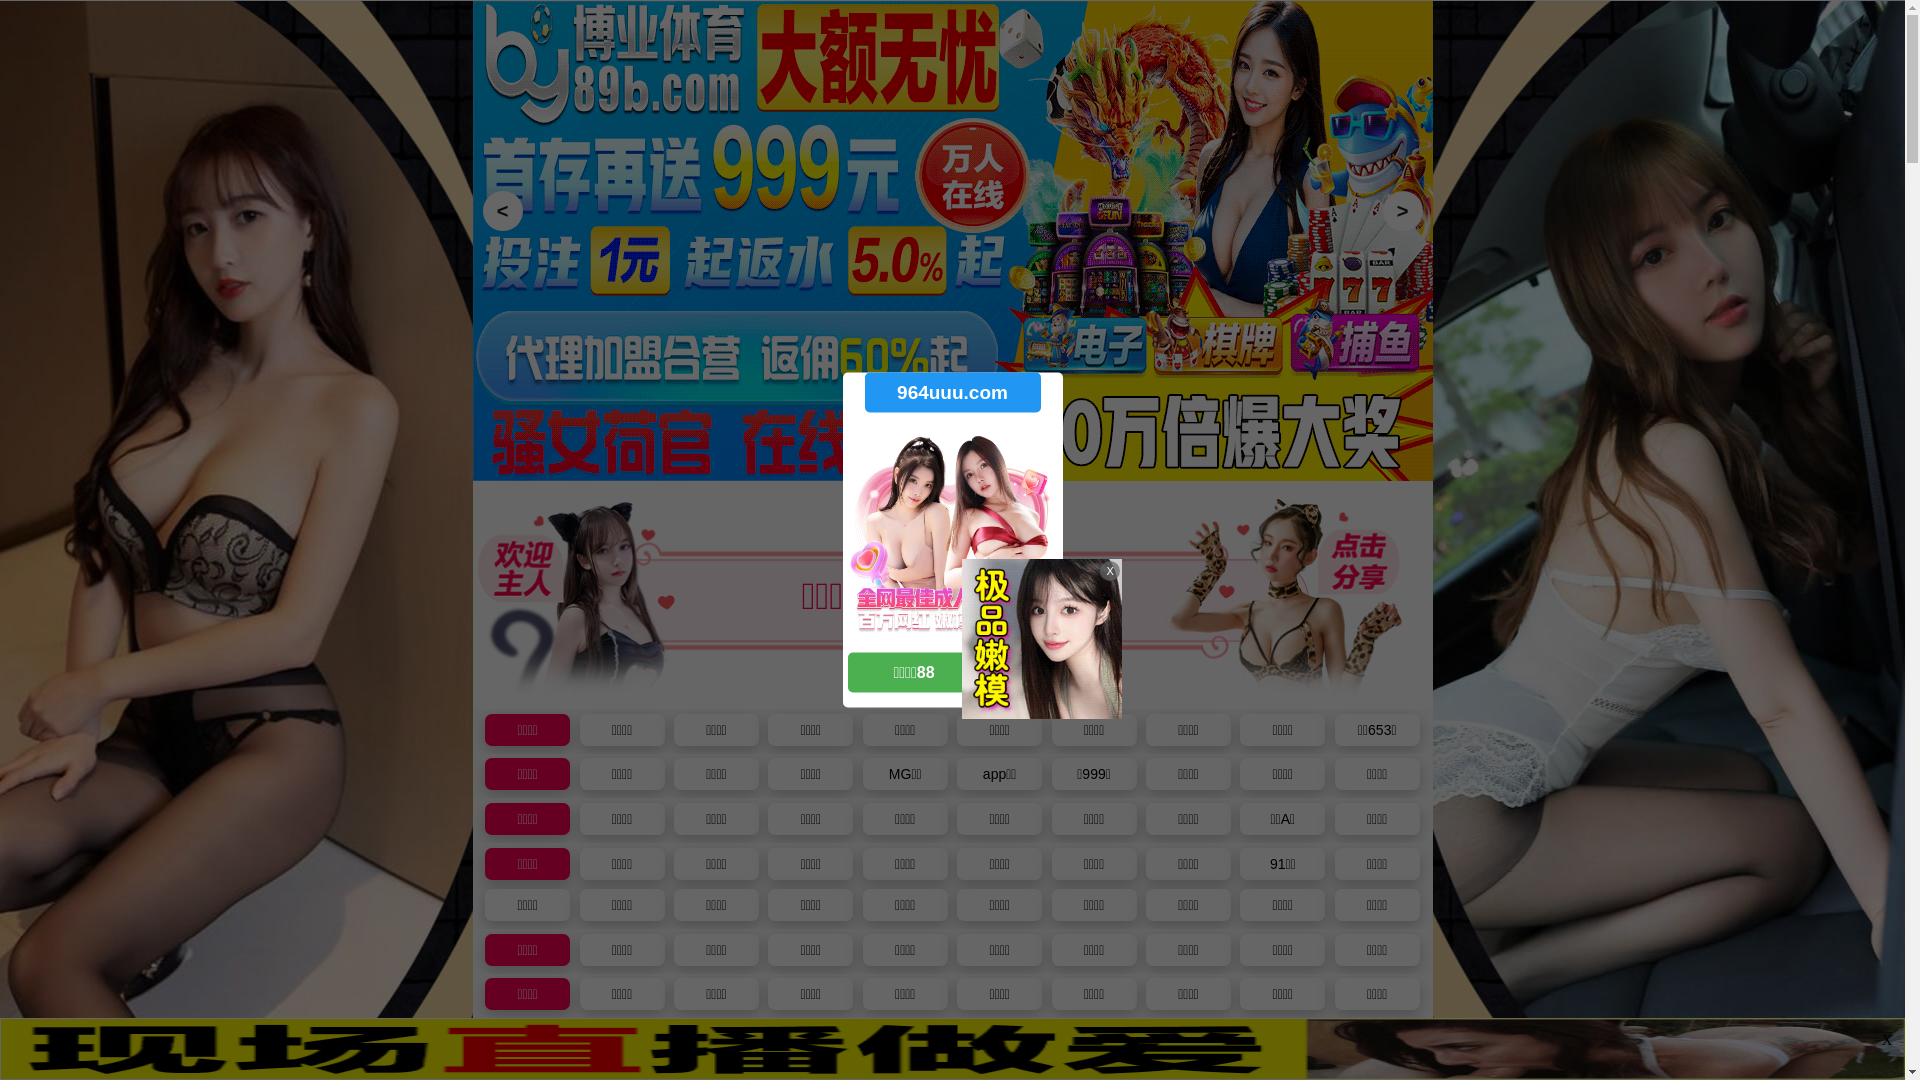 This screenshot has height=1080, width=1920. I want to click on '964uuu.com', so click(950, 392).